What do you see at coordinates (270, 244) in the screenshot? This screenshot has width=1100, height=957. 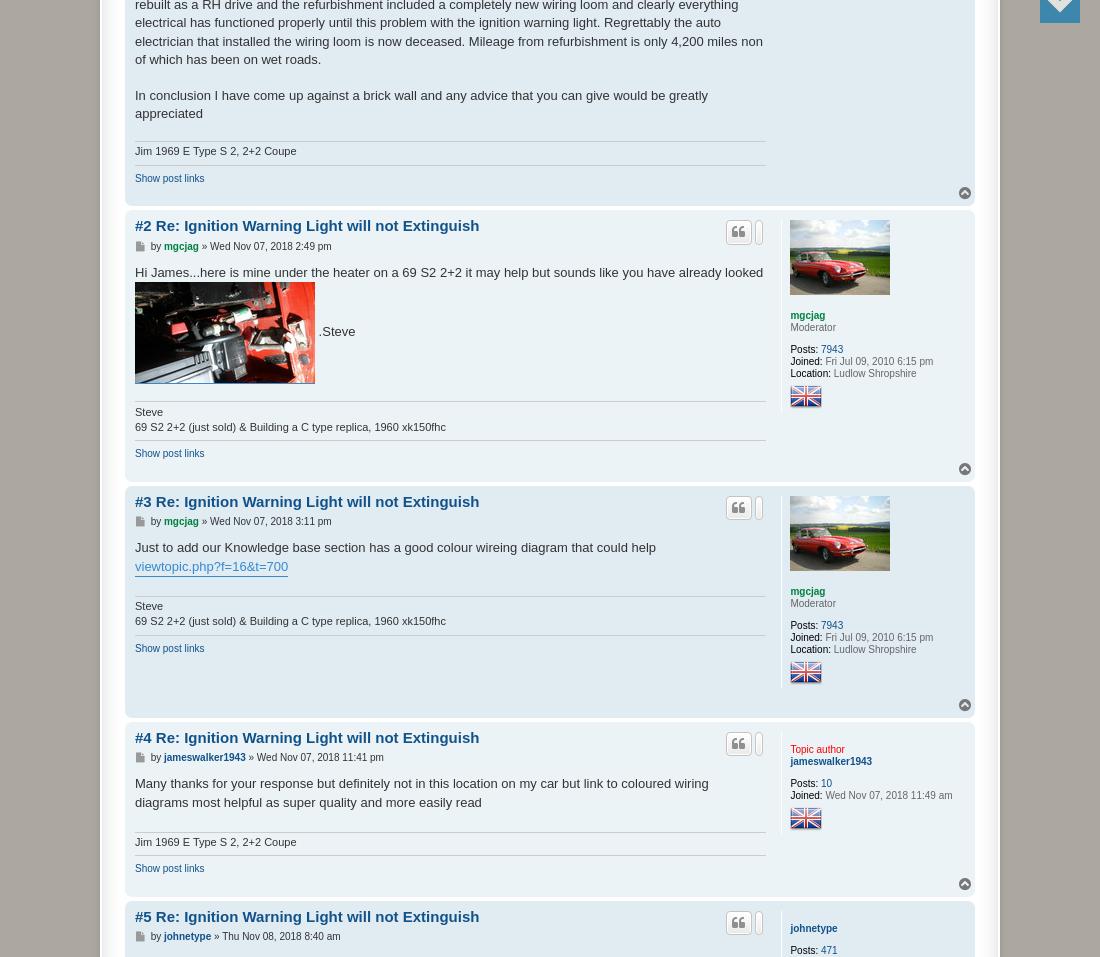 I see `'Wed Nov 07, 2018 2:49 pm'` at bounding box center [270, 244].